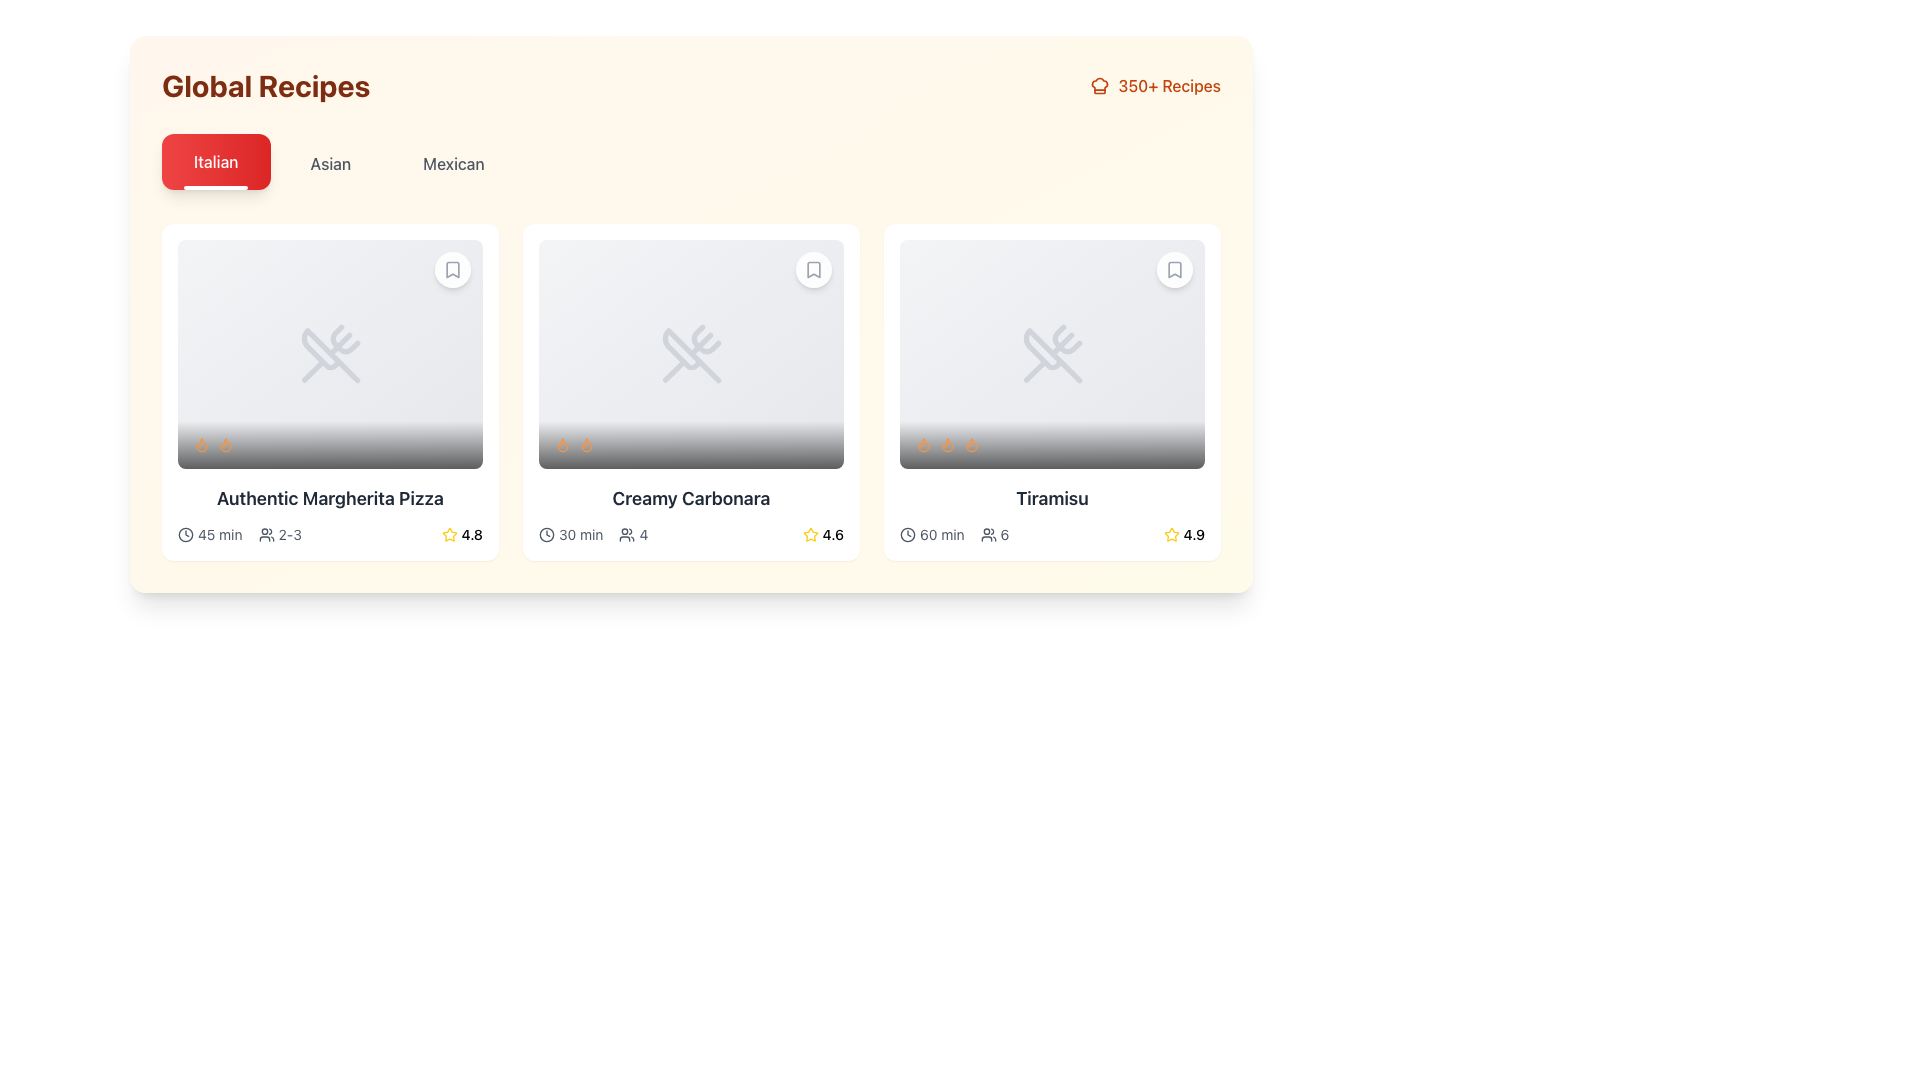 This screenshot has height=1080, width=1920. What do you see at coordinates (906, 533) in the screenshot?
I see `the decorative graphical element (circle within an SVG clock) that represents the clock's face, located in the top-left corner of the card section under the 'Tiramisu' card` at bounding box center [906, 533].